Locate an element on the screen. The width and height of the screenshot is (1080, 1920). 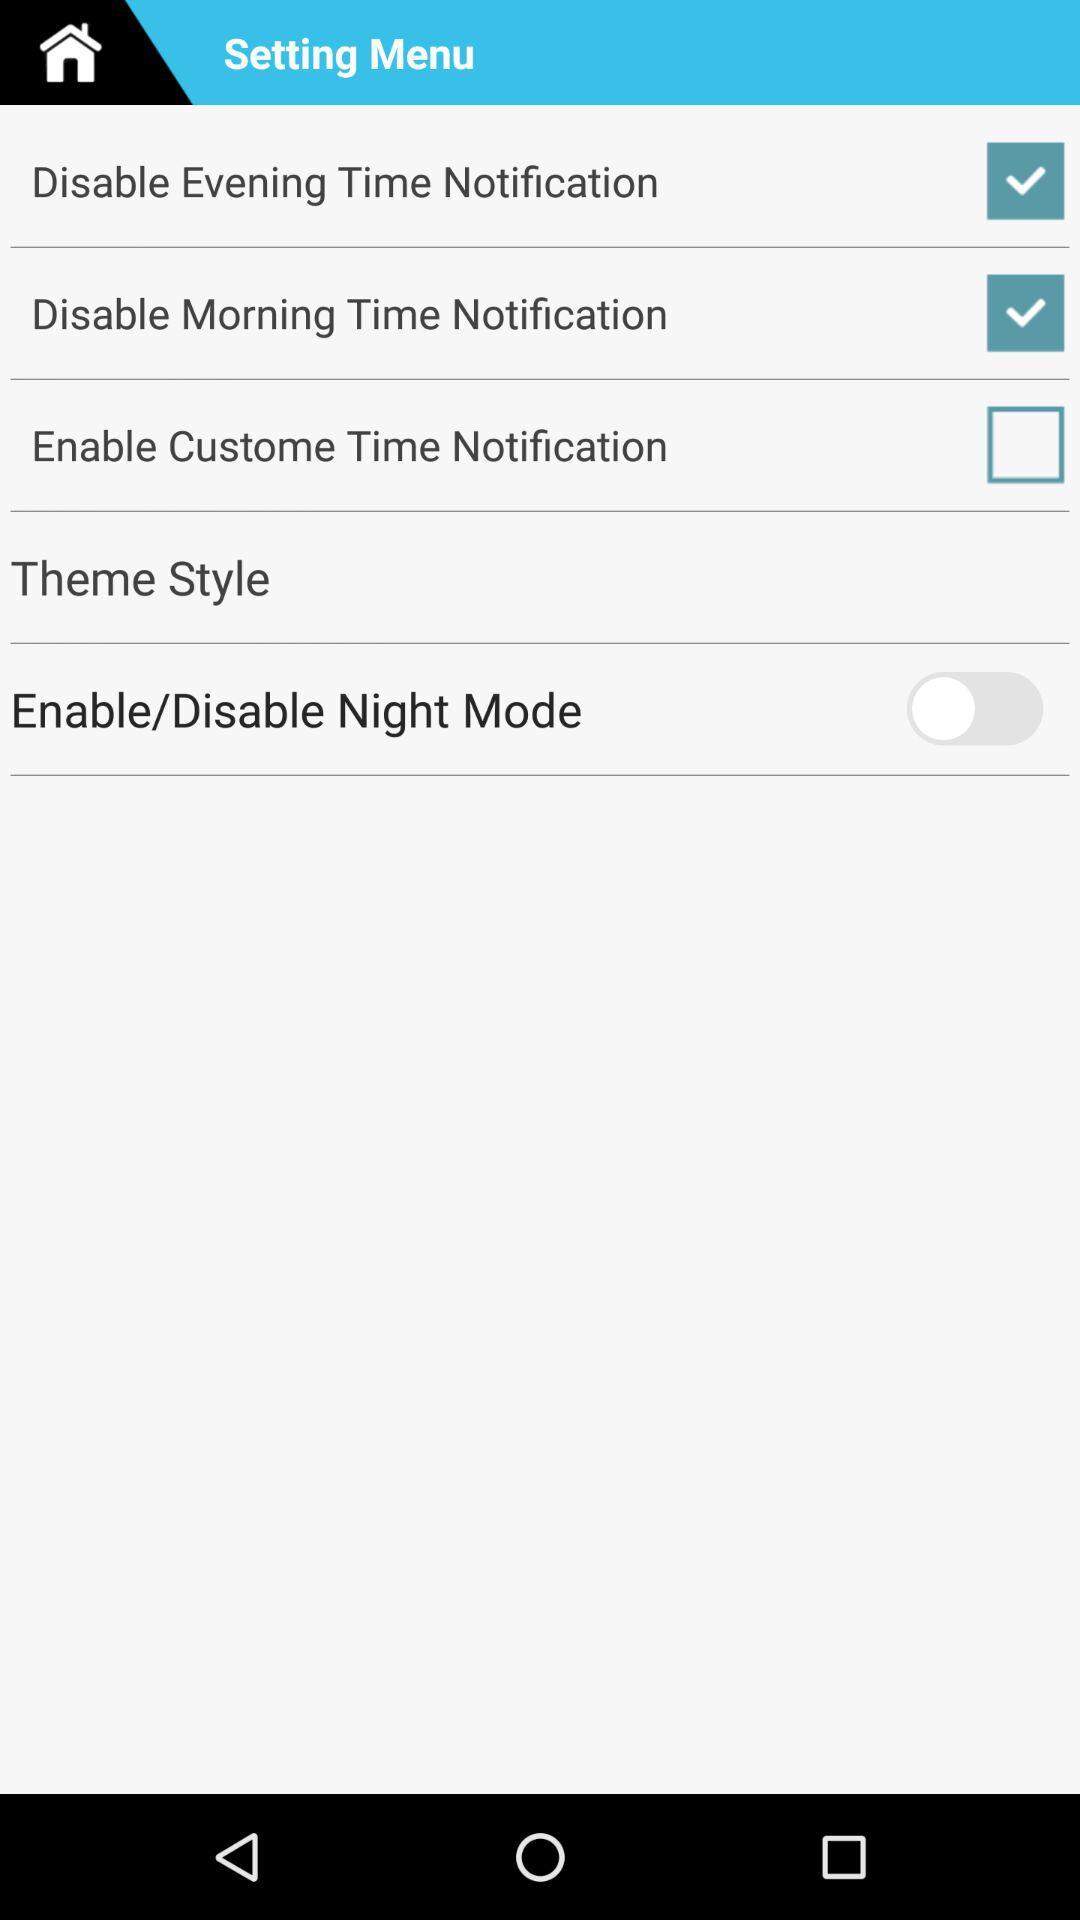
the checkbox below the enable custome time is located at coordinates (540, 576).